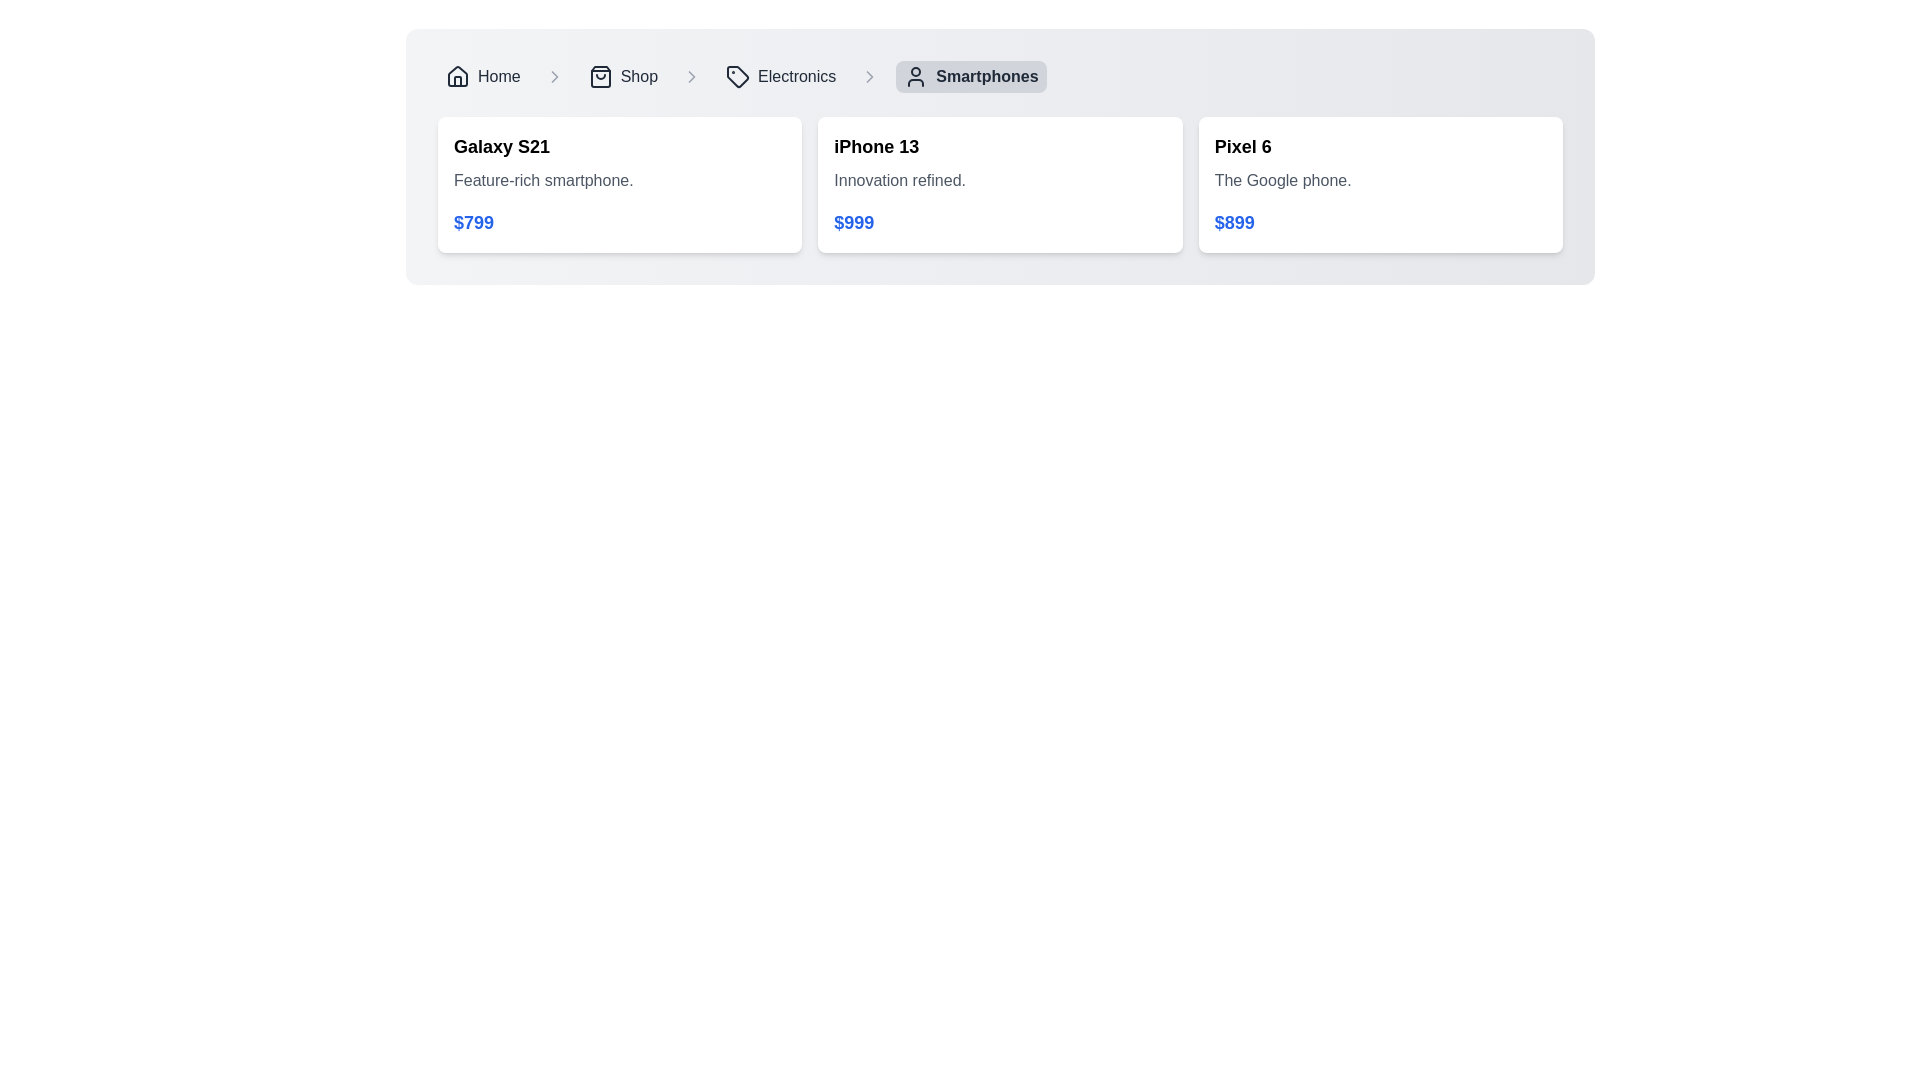  I want to click on the 'Home' icon in the breadcrumb navigation bar, which is a graphical representation of a house, so click(456, 75).